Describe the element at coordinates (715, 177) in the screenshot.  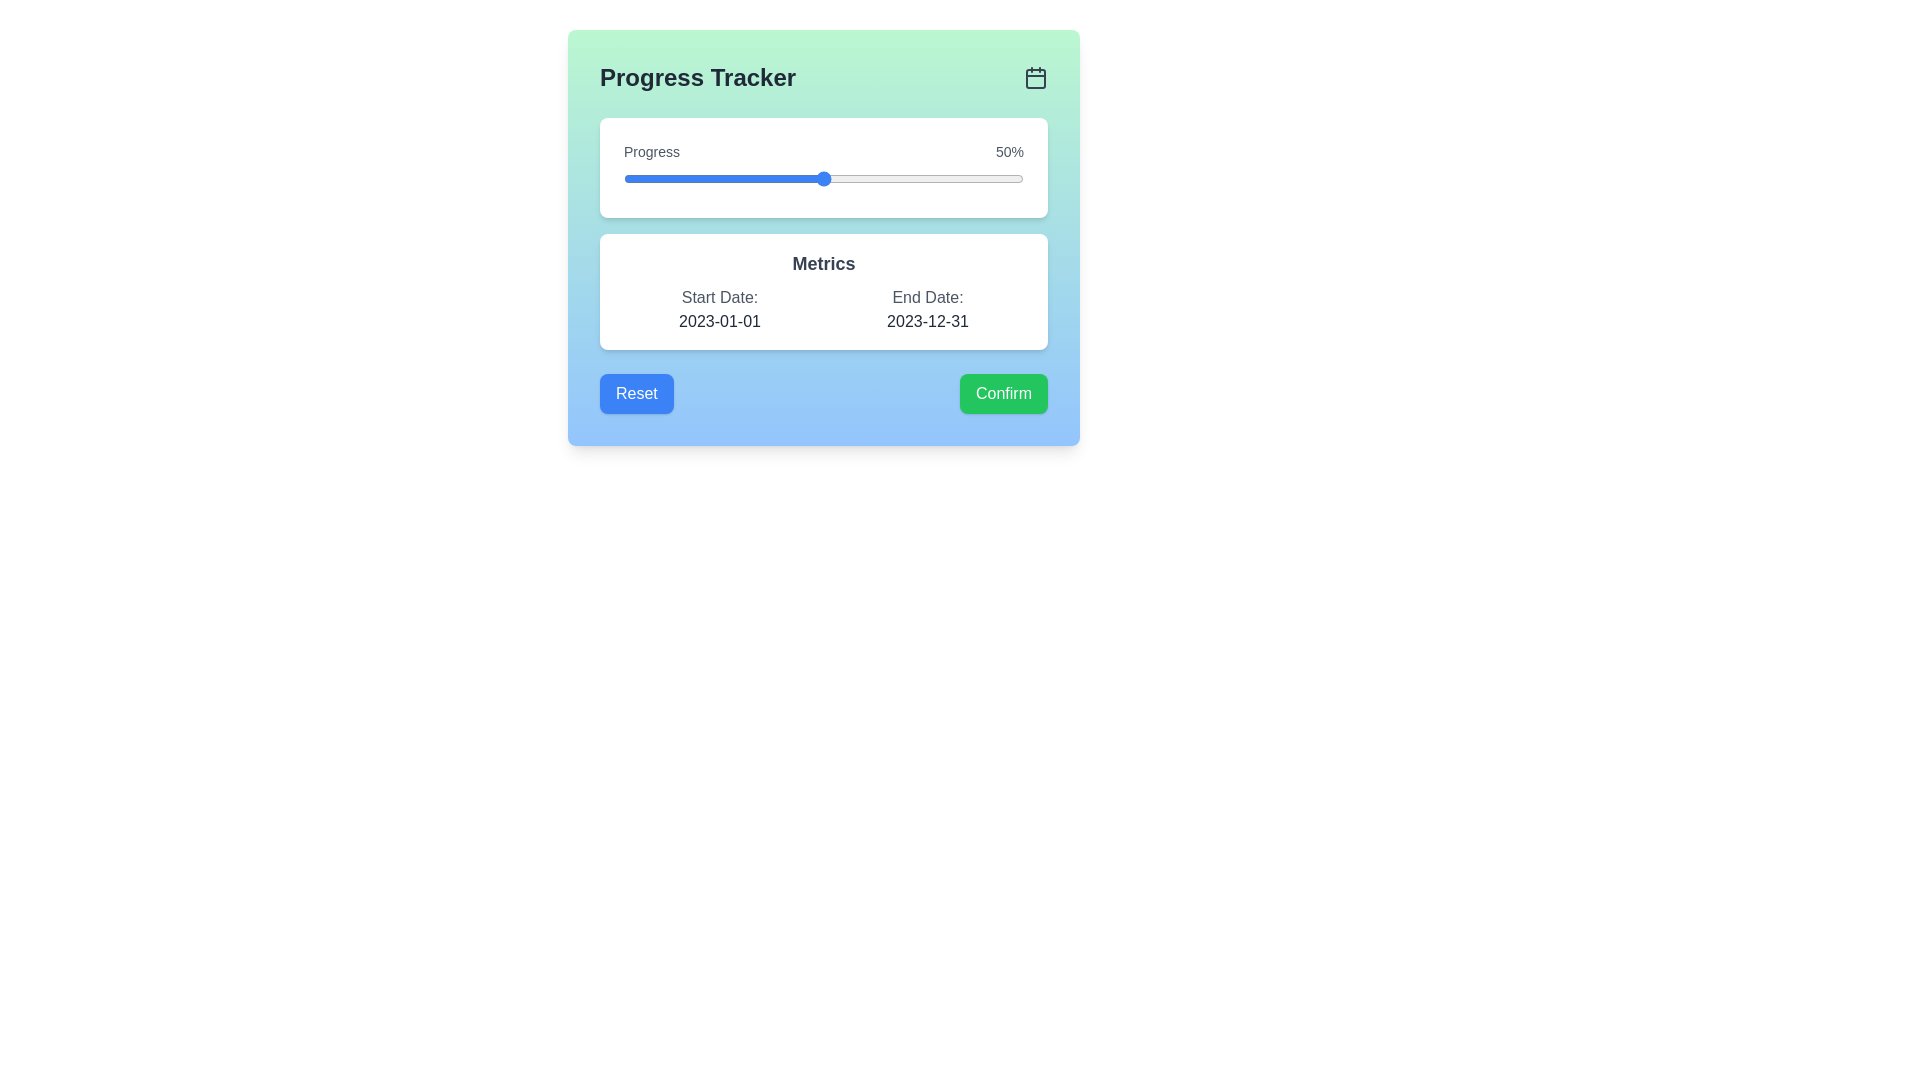
I see `the slider value` at that location.